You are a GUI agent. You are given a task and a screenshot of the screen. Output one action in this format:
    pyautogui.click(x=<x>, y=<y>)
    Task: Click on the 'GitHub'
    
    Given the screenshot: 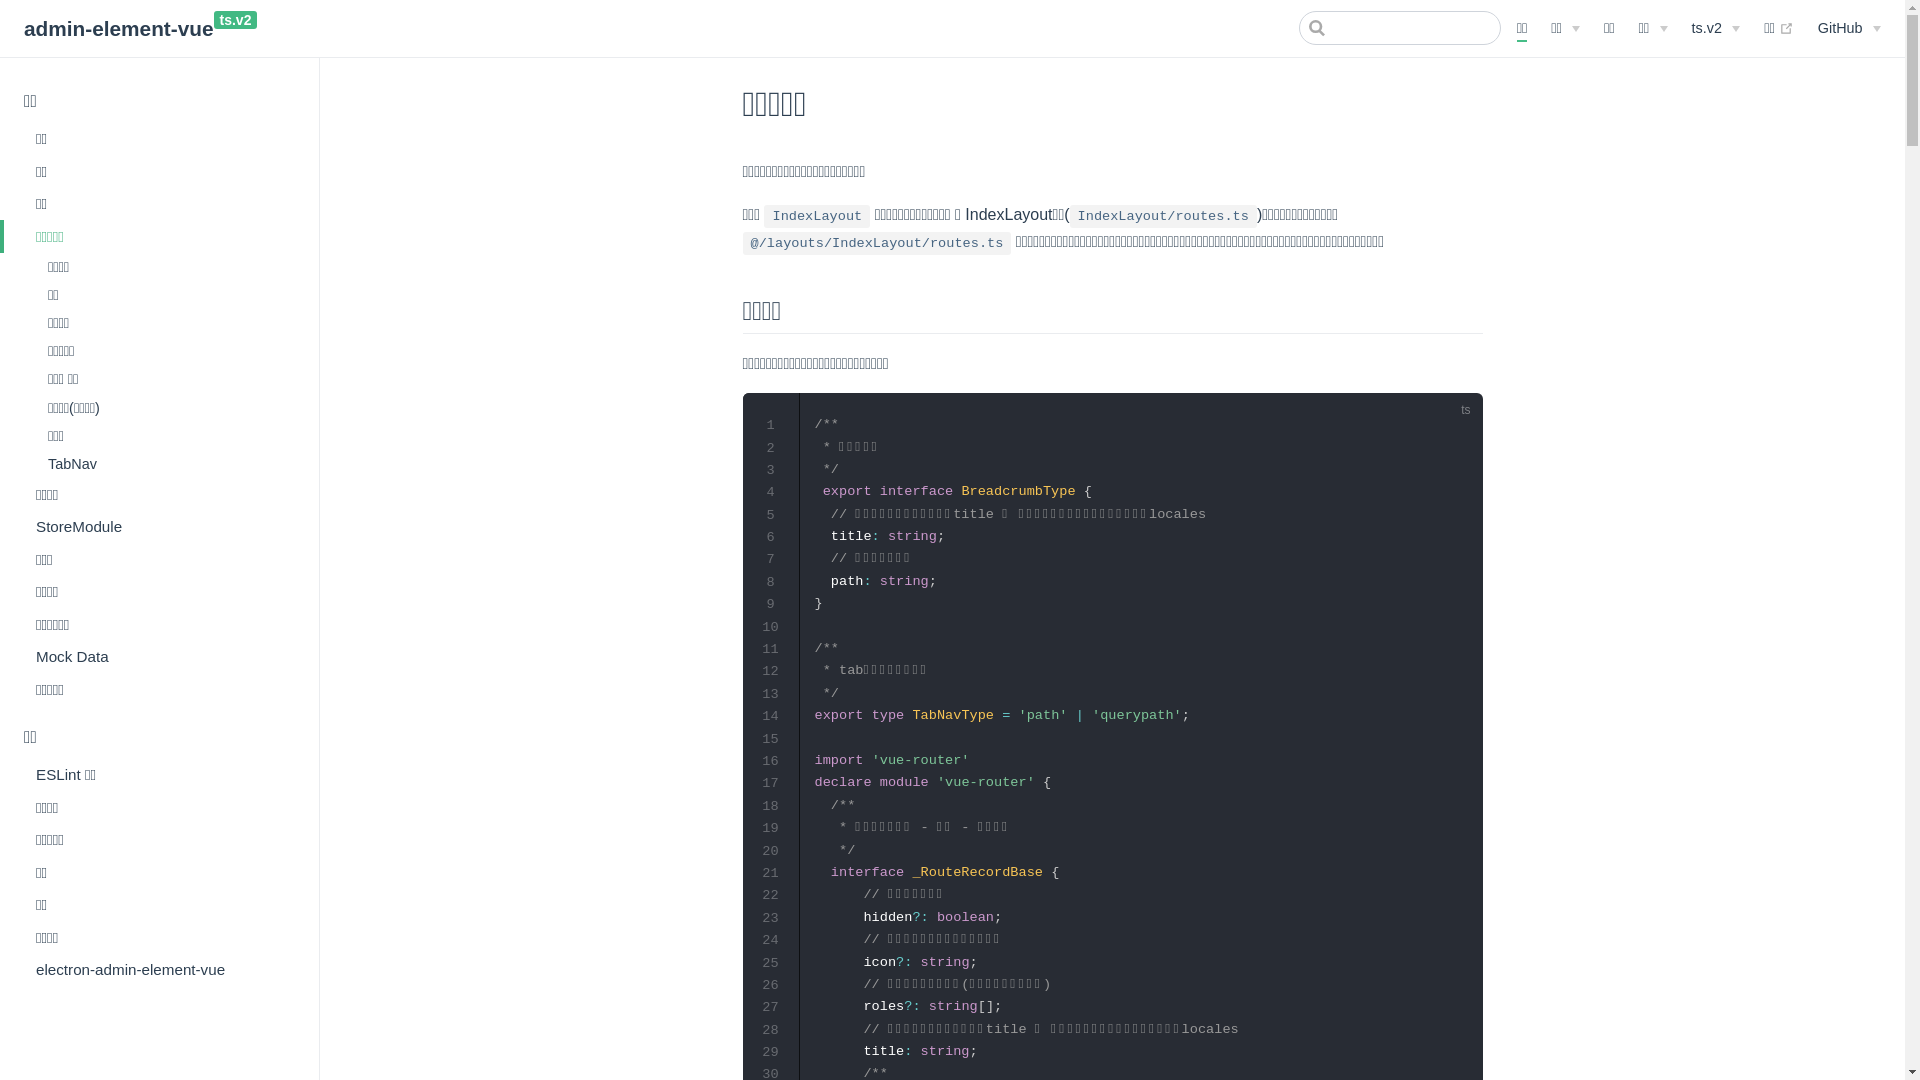 What is the action you would take?
    pyautogui.click(x=1848, y=27)
    